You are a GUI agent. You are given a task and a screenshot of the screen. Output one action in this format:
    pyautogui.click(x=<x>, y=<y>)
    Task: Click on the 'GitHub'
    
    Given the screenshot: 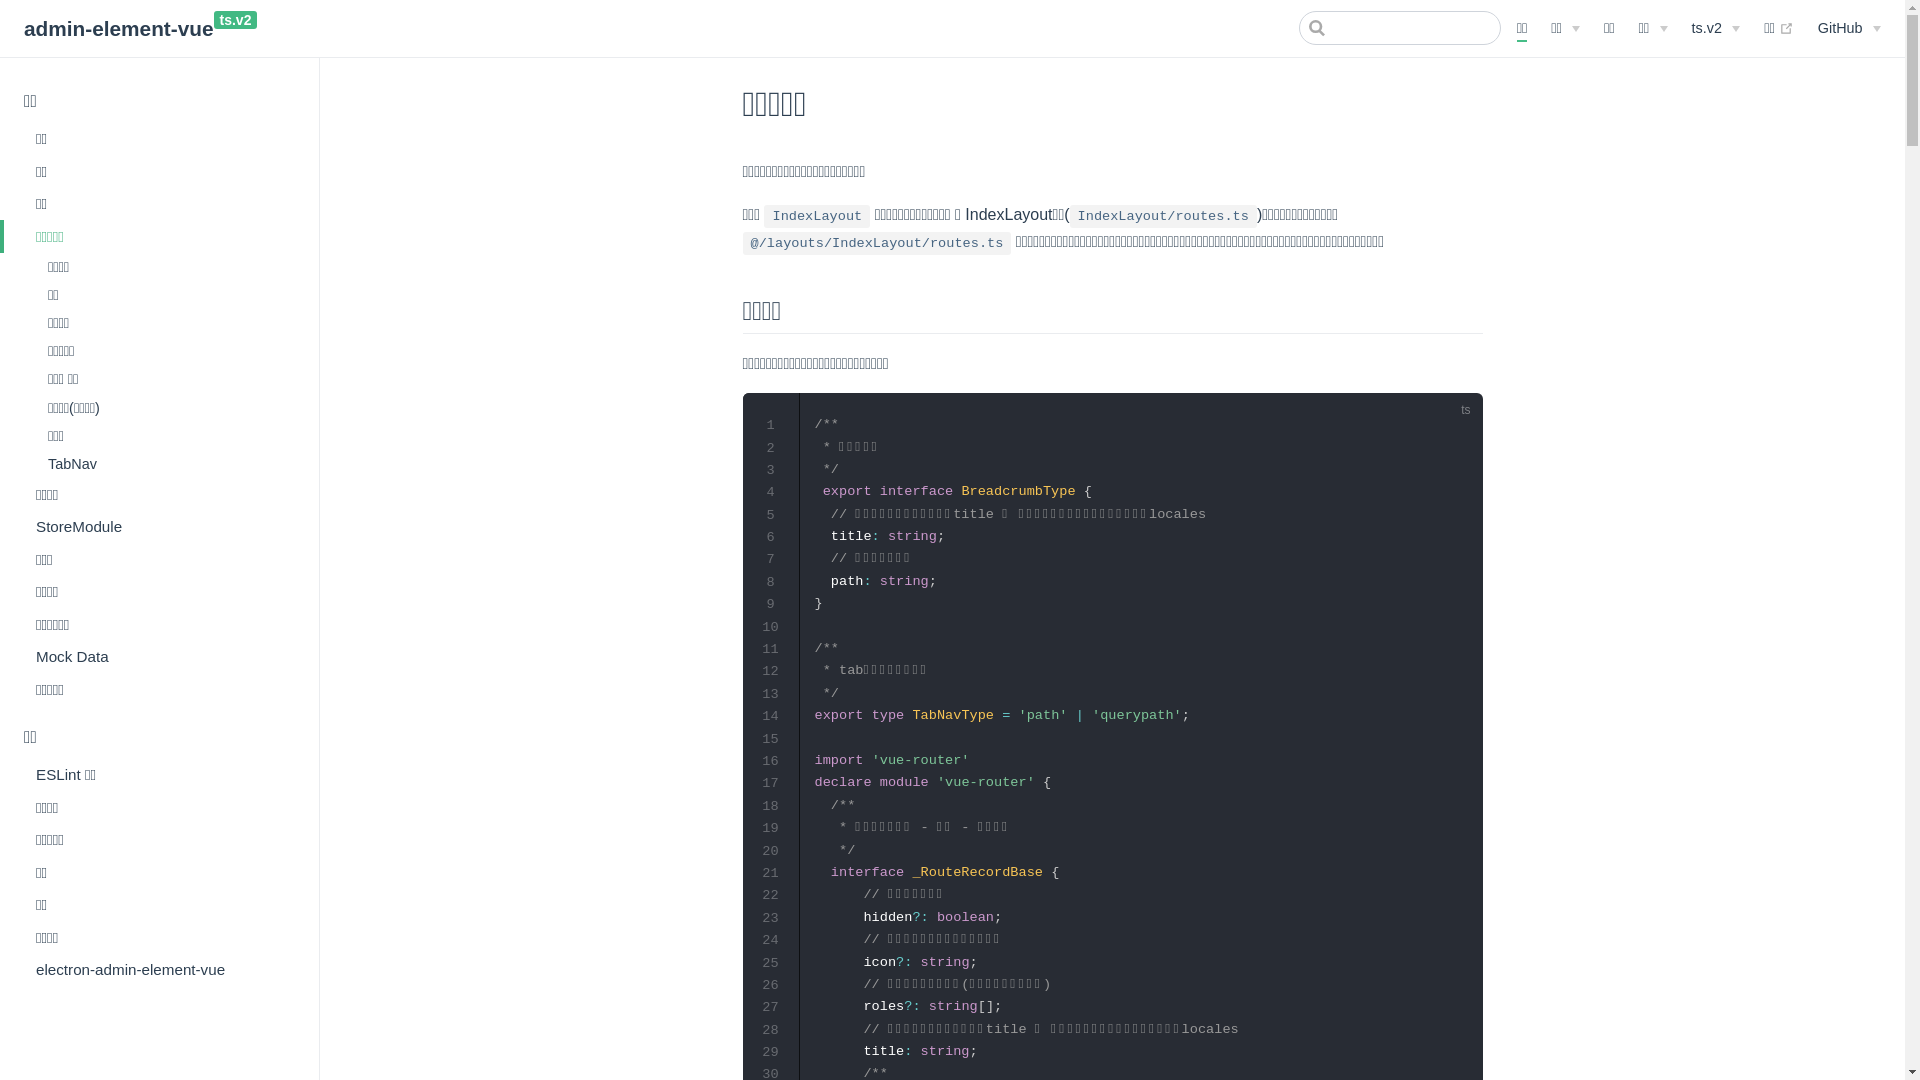 What is the action you would take?
    pyautogui.click(x=1848, y=27)
    